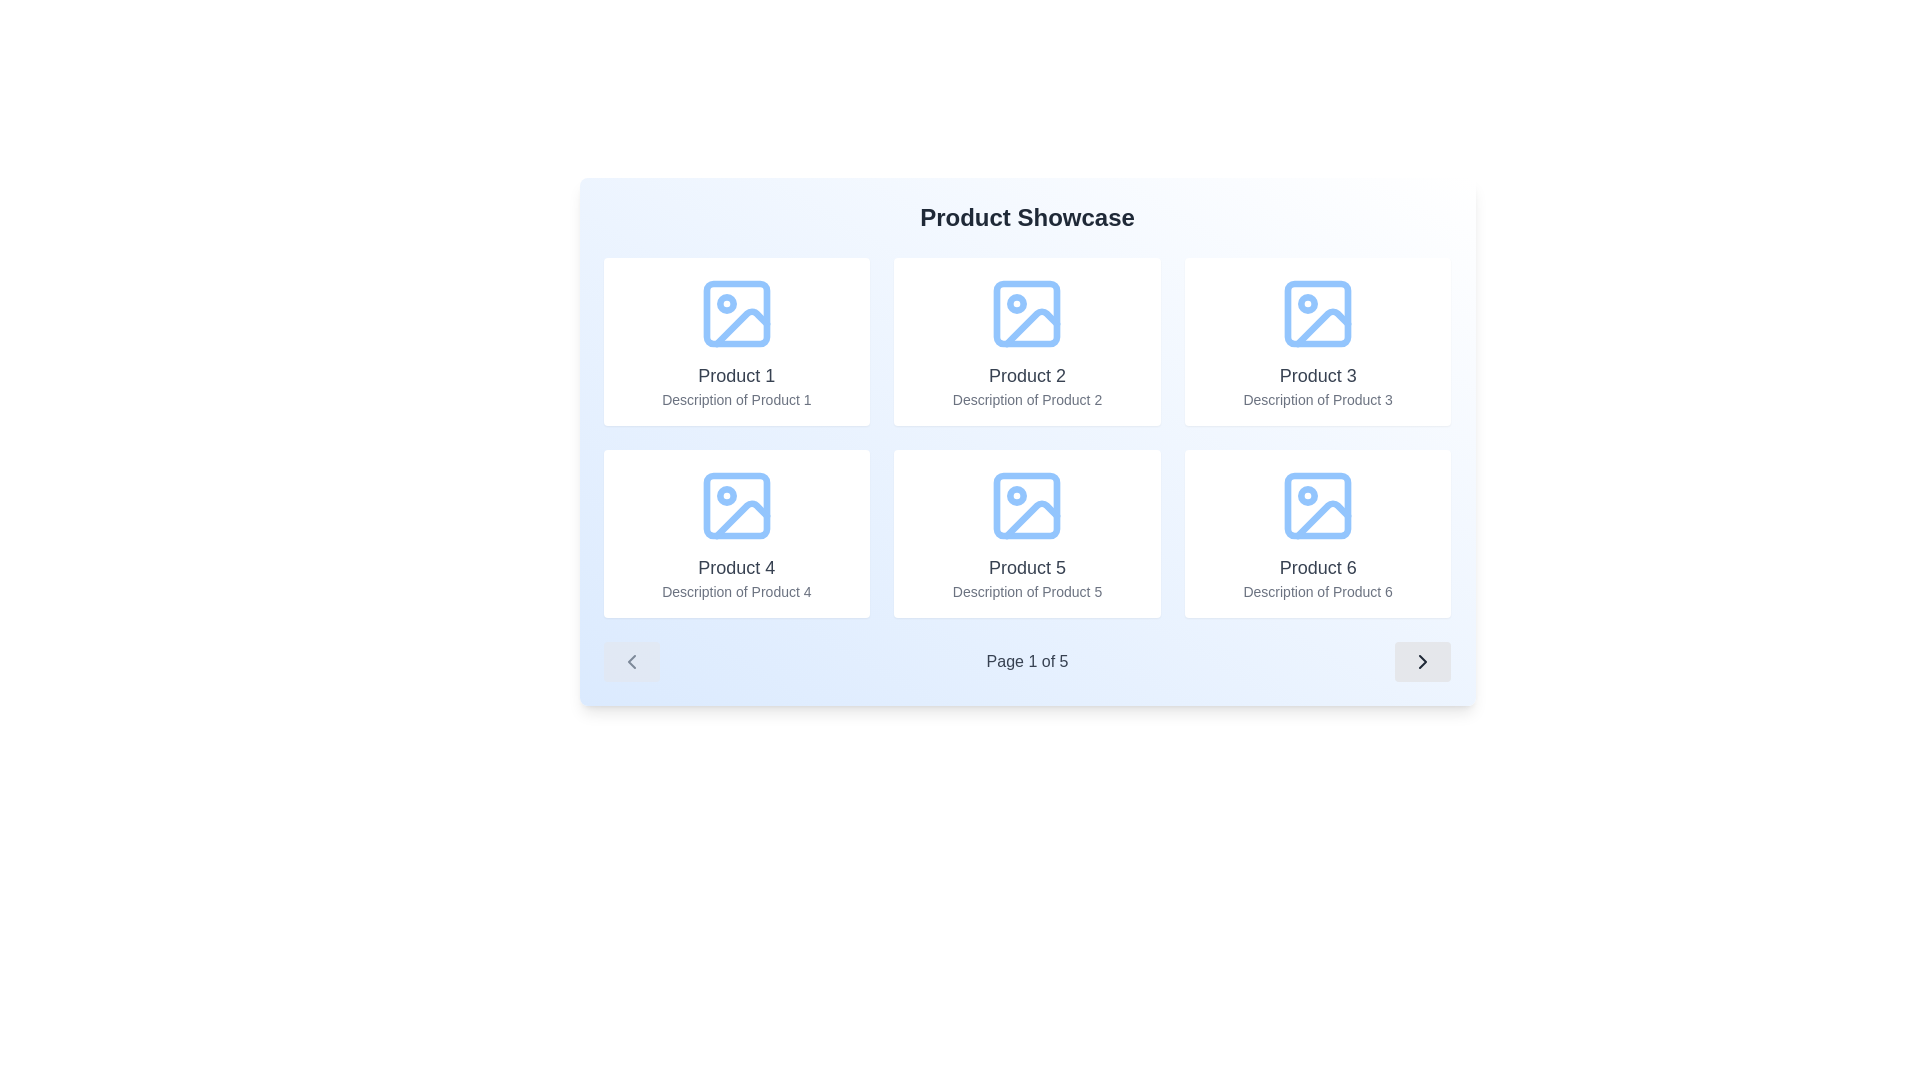 Image resolution: width=1920 pixels, height=1080 pixels. Describe the element at coordinates (1027, 532) in the screenshot. I see `the product card labeled 'Product 5' that features a white background, rounded corners, and includes an icon at the top` at that location.